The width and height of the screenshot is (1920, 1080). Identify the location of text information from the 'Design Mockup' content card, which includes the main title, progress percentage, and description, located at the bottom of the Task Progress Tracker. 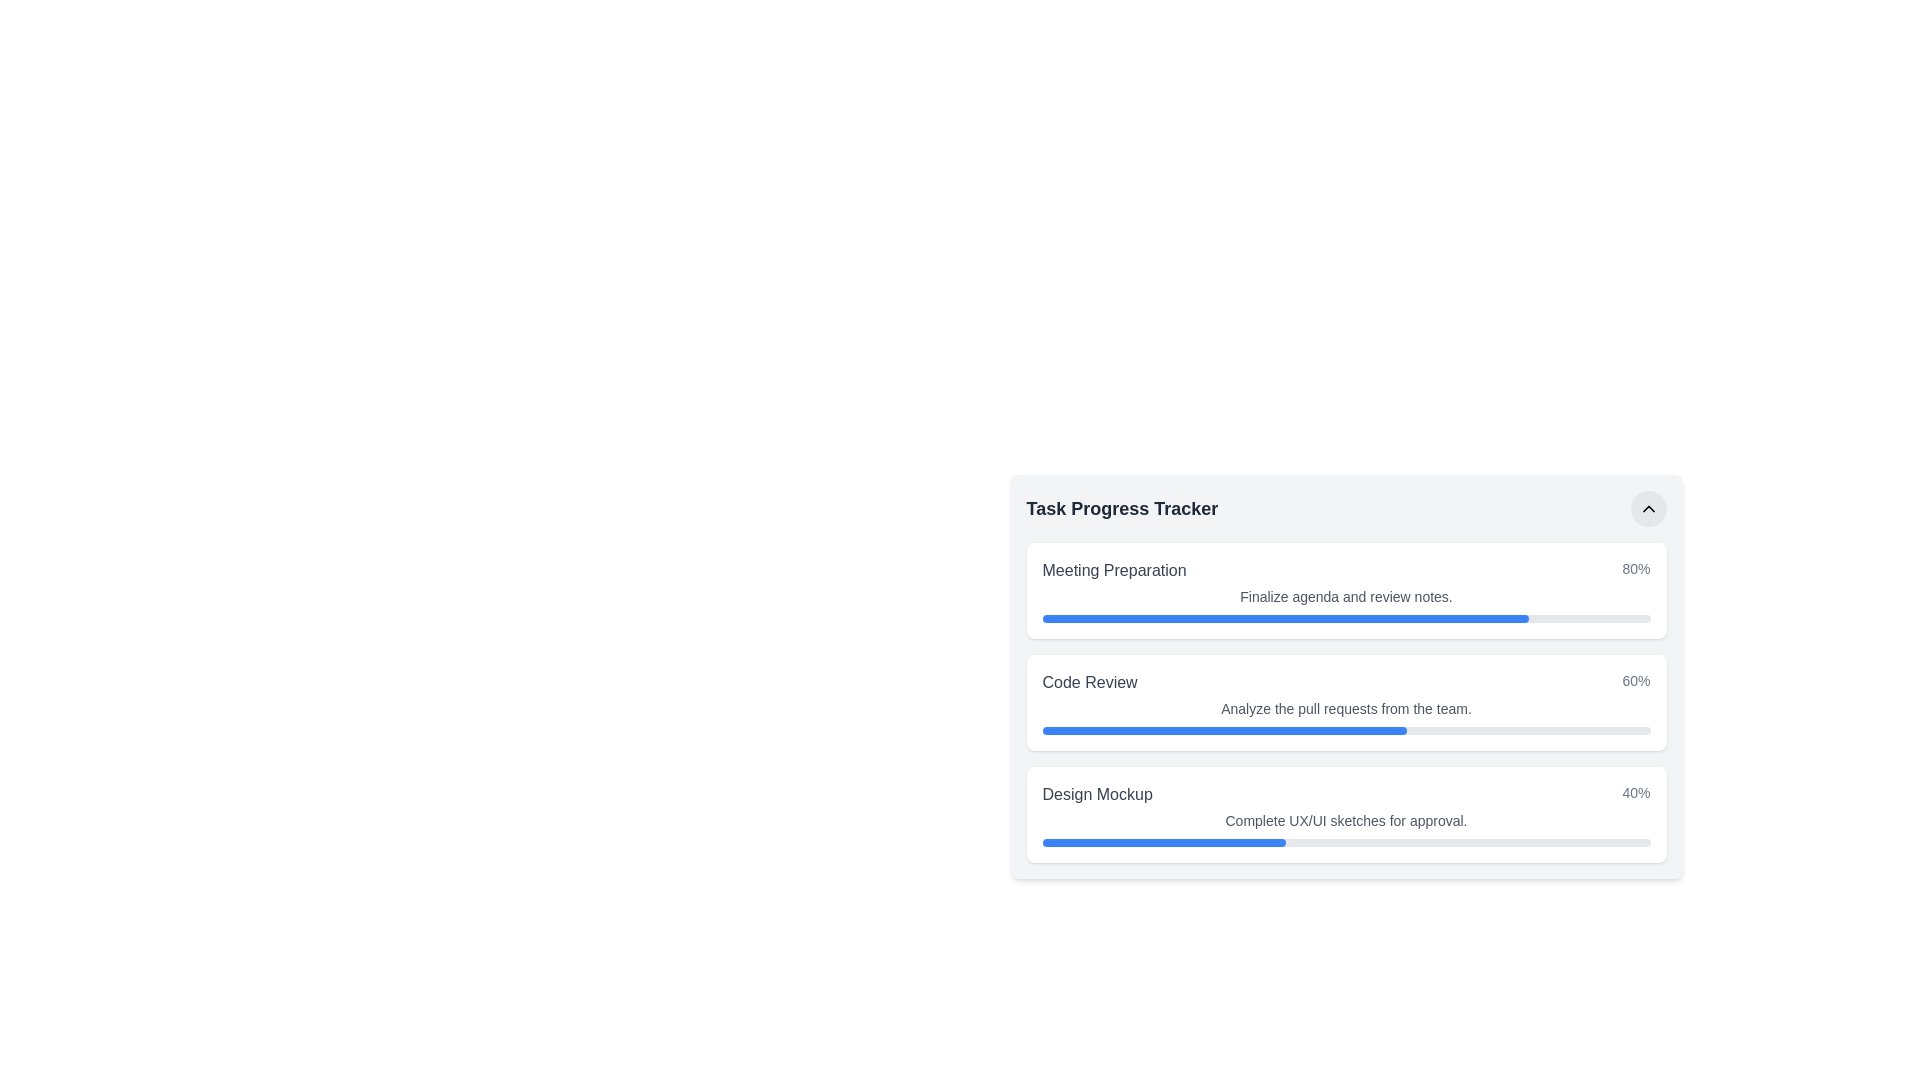
(1346, 814).